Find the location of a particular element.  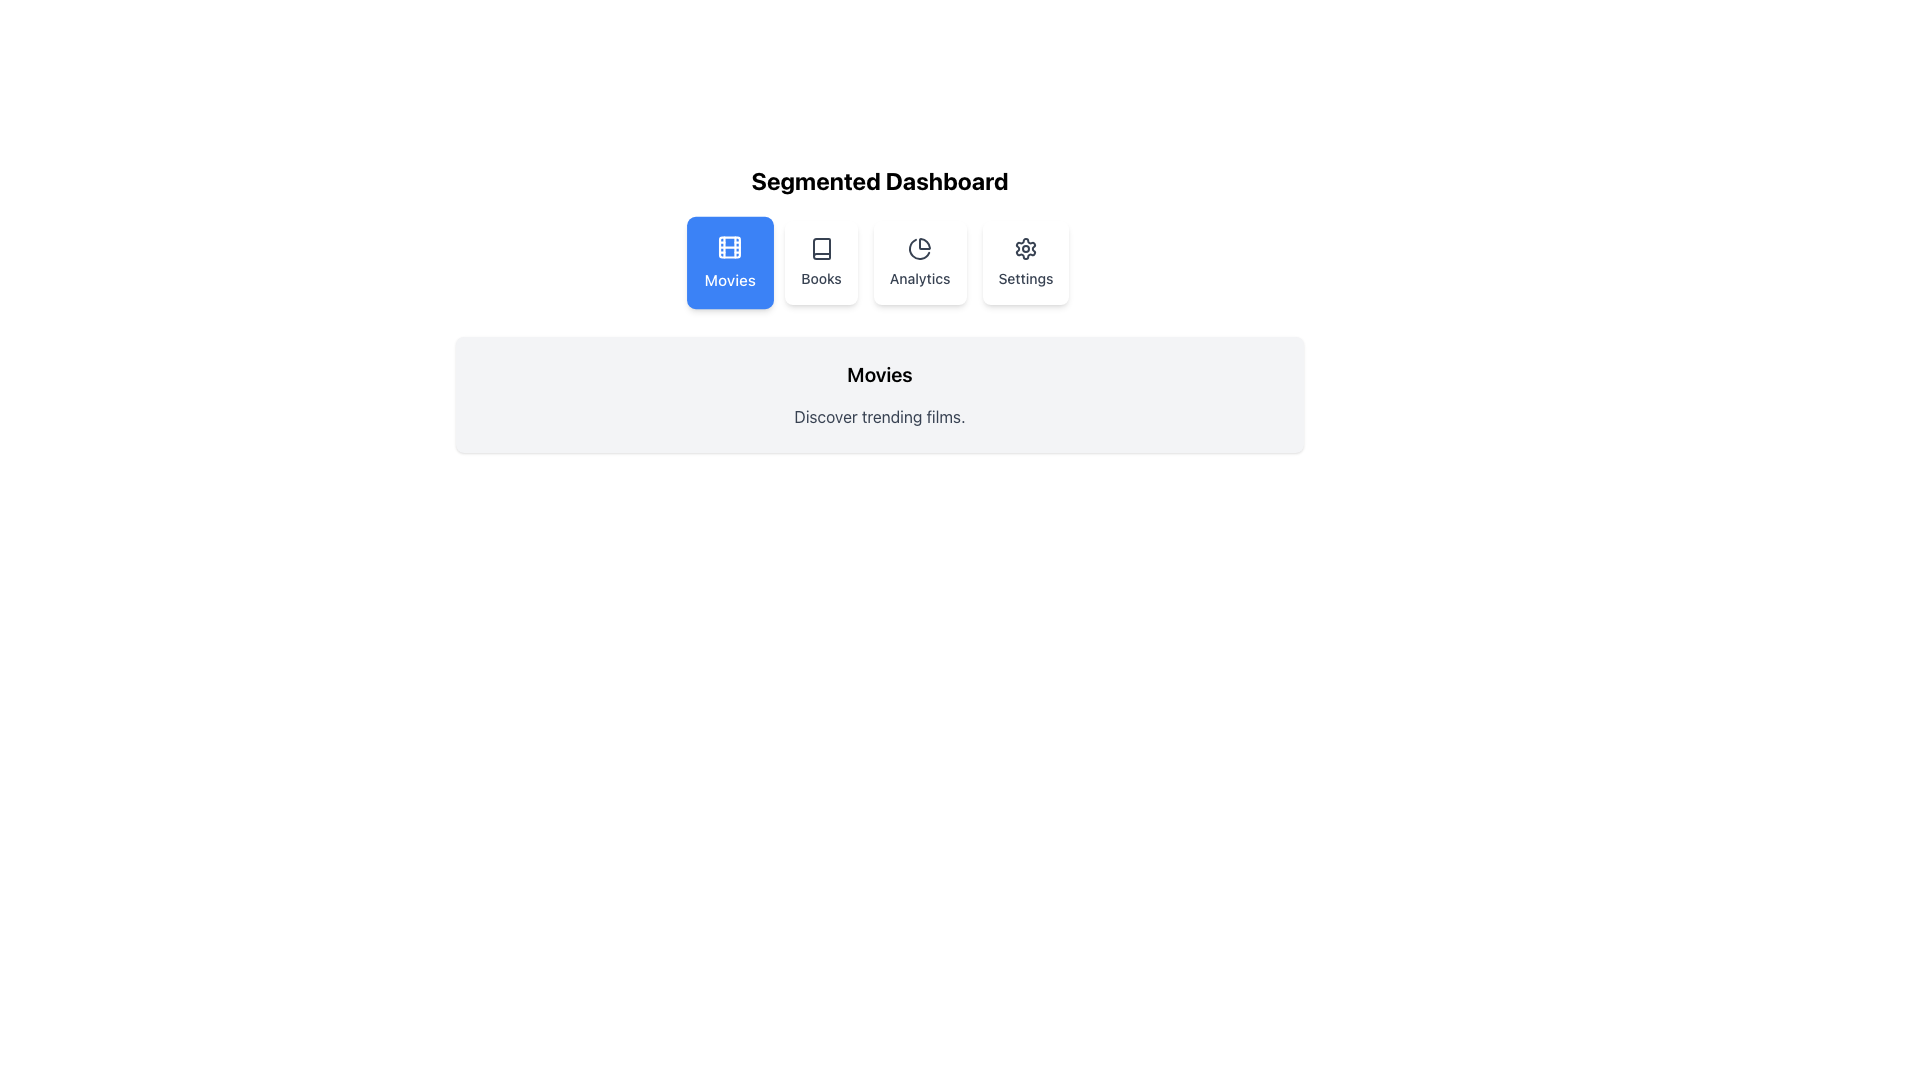

the navigation button for the 'Movies' section located under the 'Segmented Dashboard' heading is located at coordinates (728, 261).